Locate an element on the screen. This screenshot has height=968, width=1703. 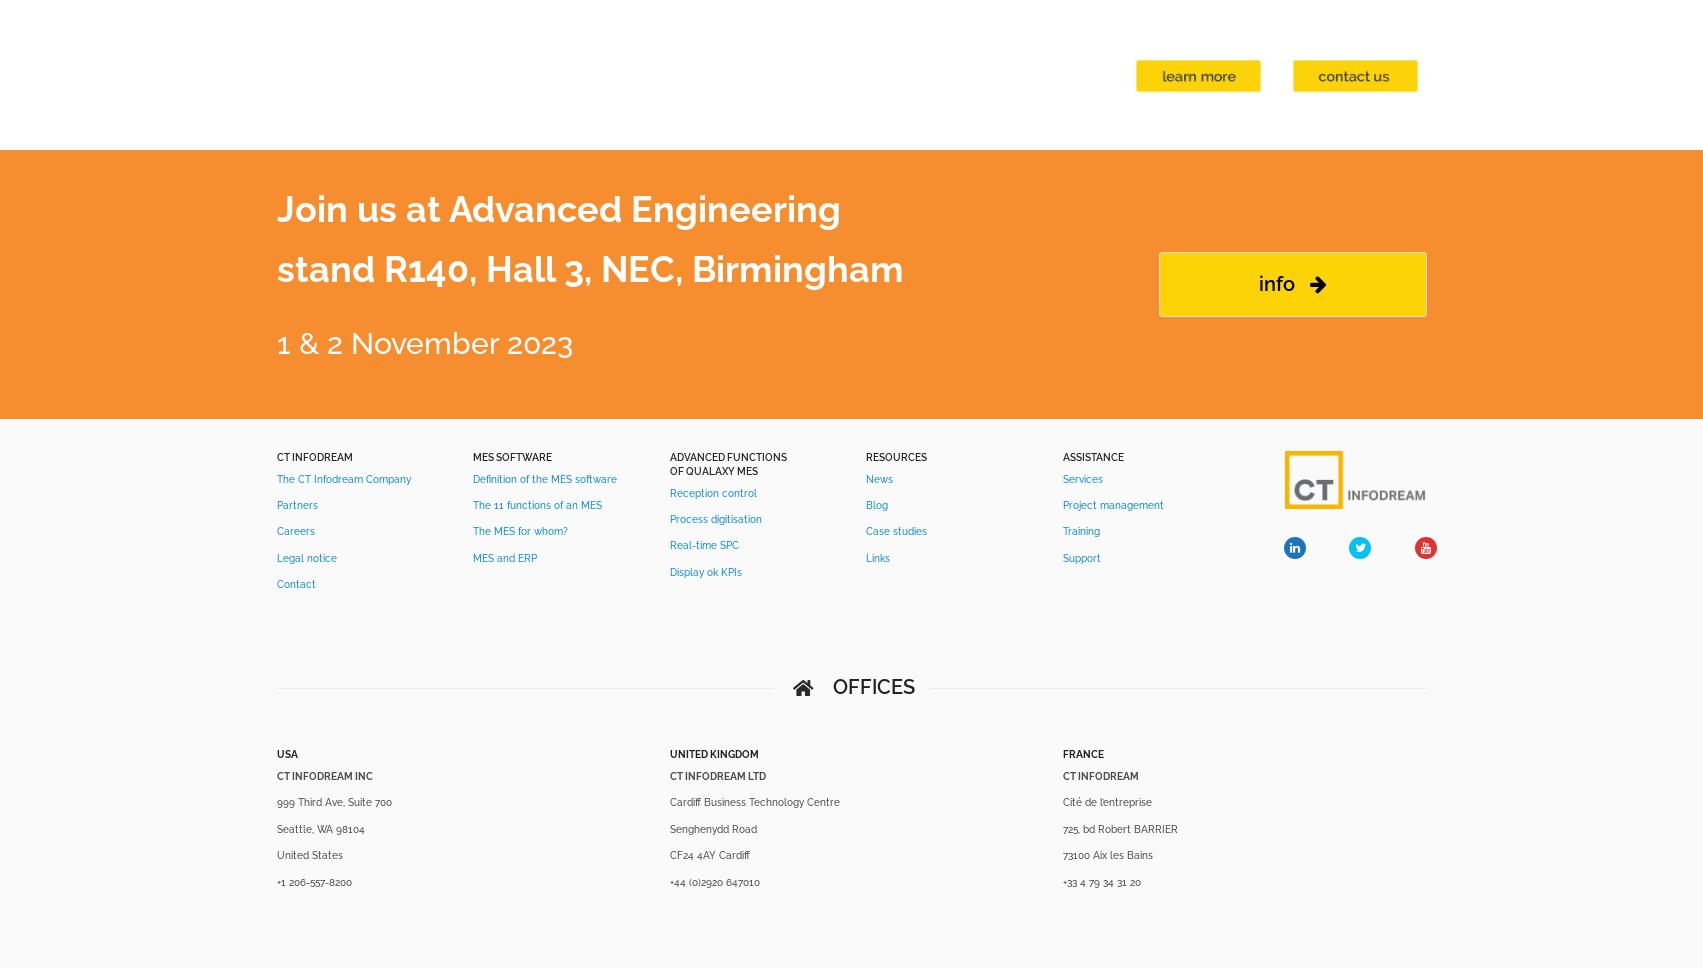
'CF24 4AY Cardiff' is located at coordinates (708, 854).